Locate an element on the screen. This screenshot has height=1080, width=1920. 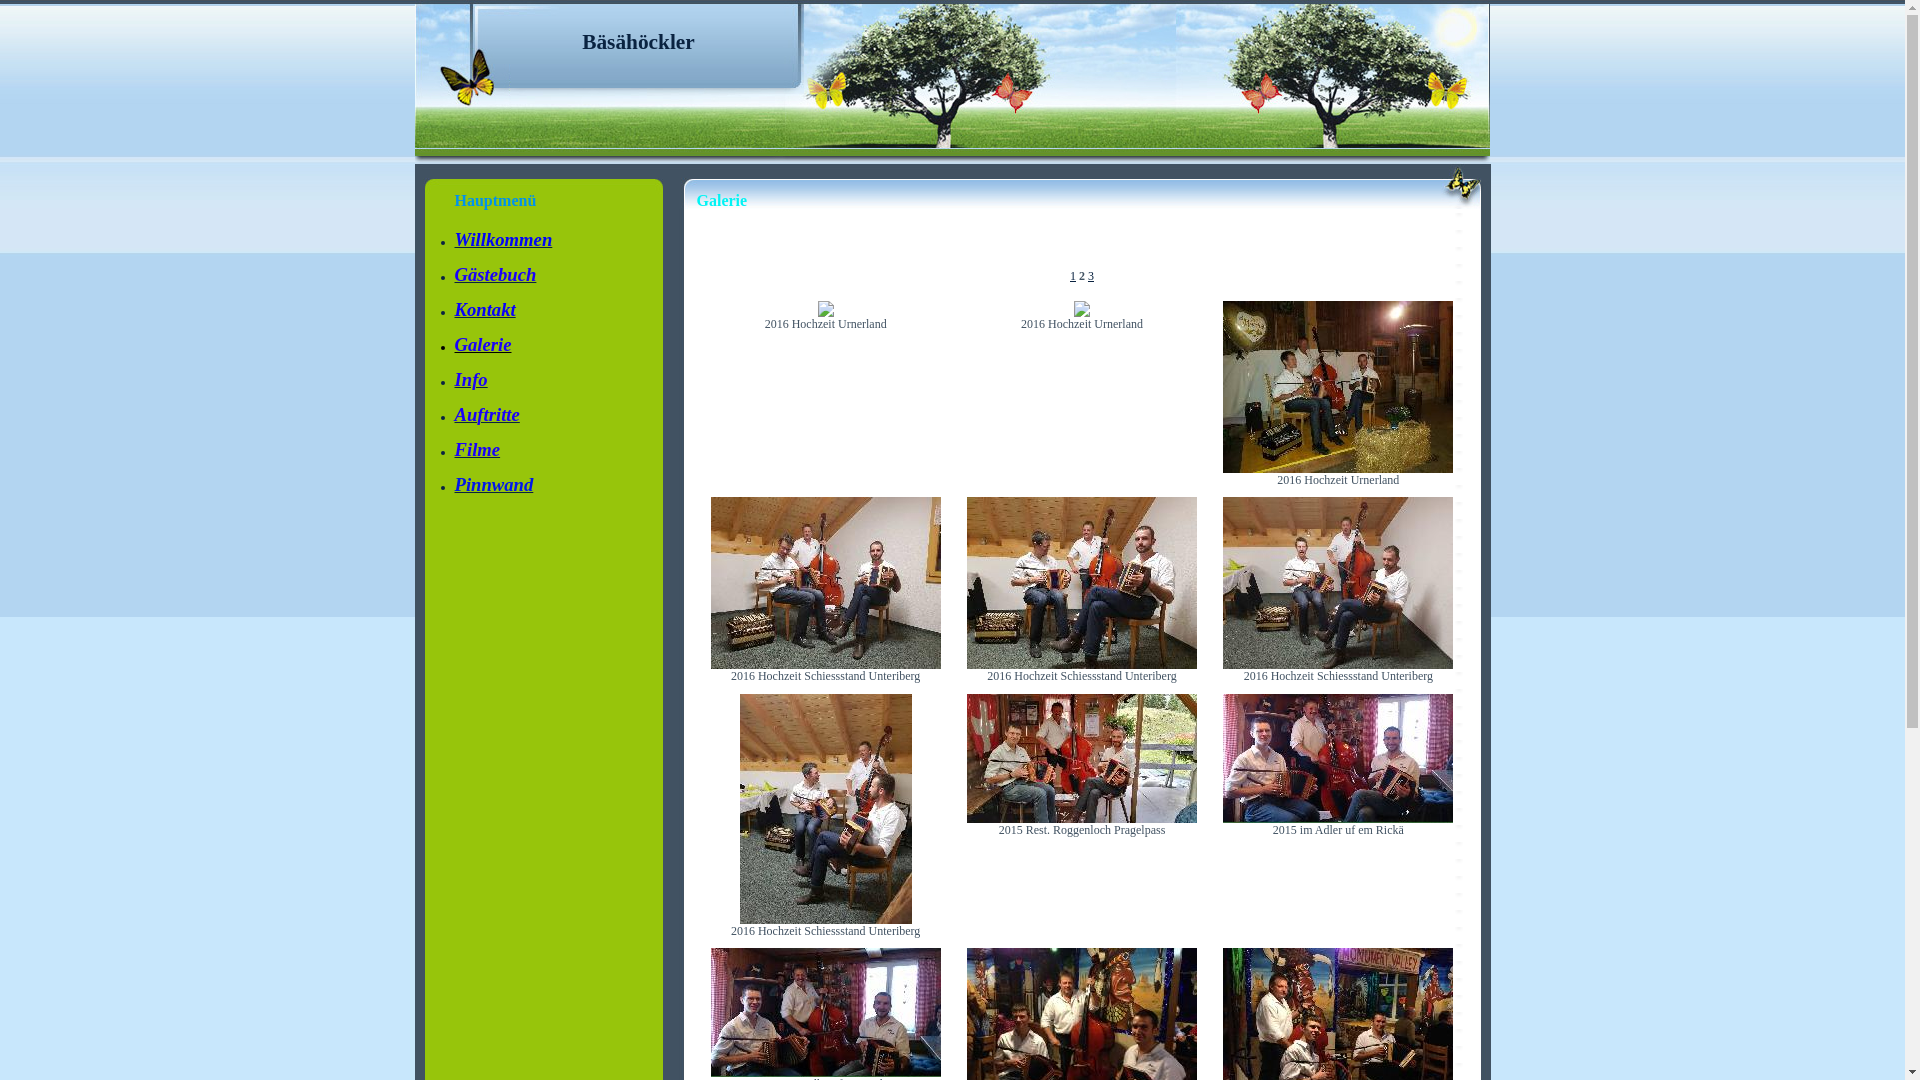
'Kontakt' is located at coordinates (453, 312).